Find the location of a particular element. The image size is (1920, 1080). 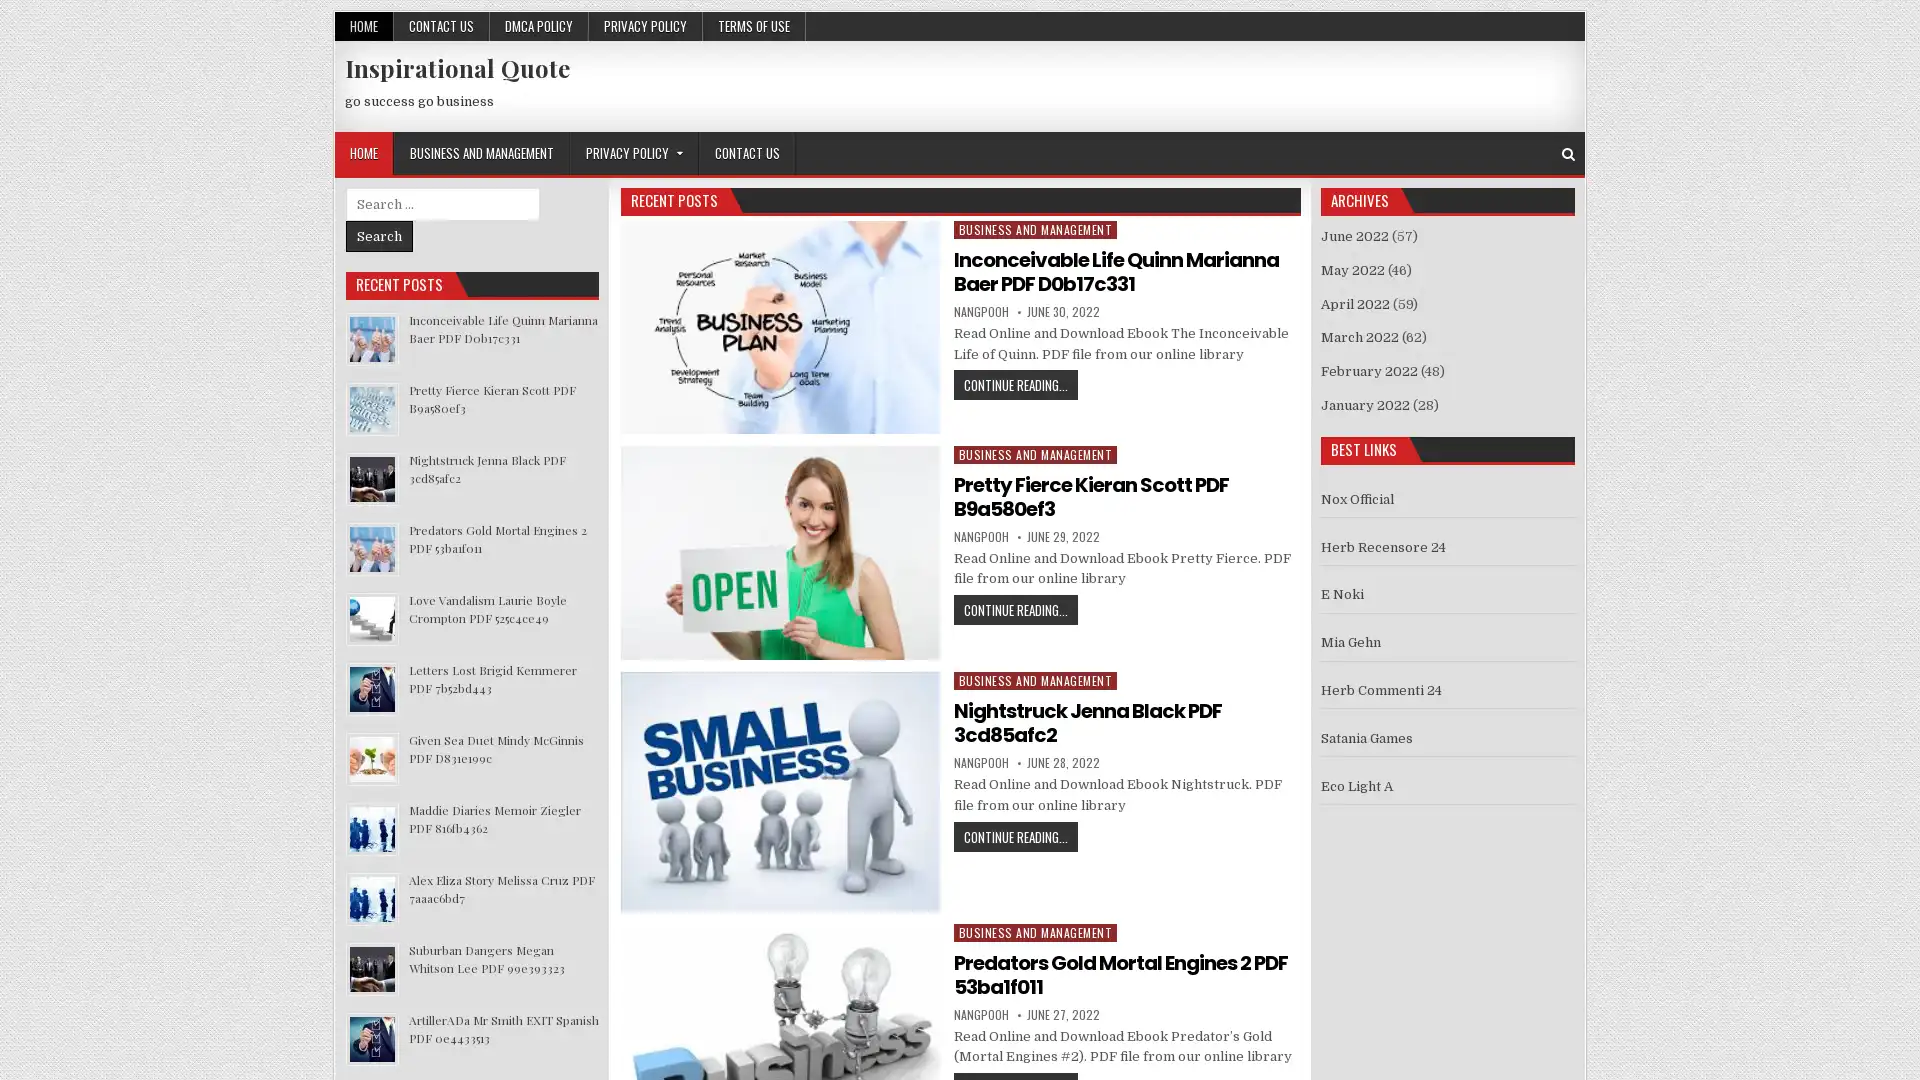

Search is located at coordinates (378, 235).